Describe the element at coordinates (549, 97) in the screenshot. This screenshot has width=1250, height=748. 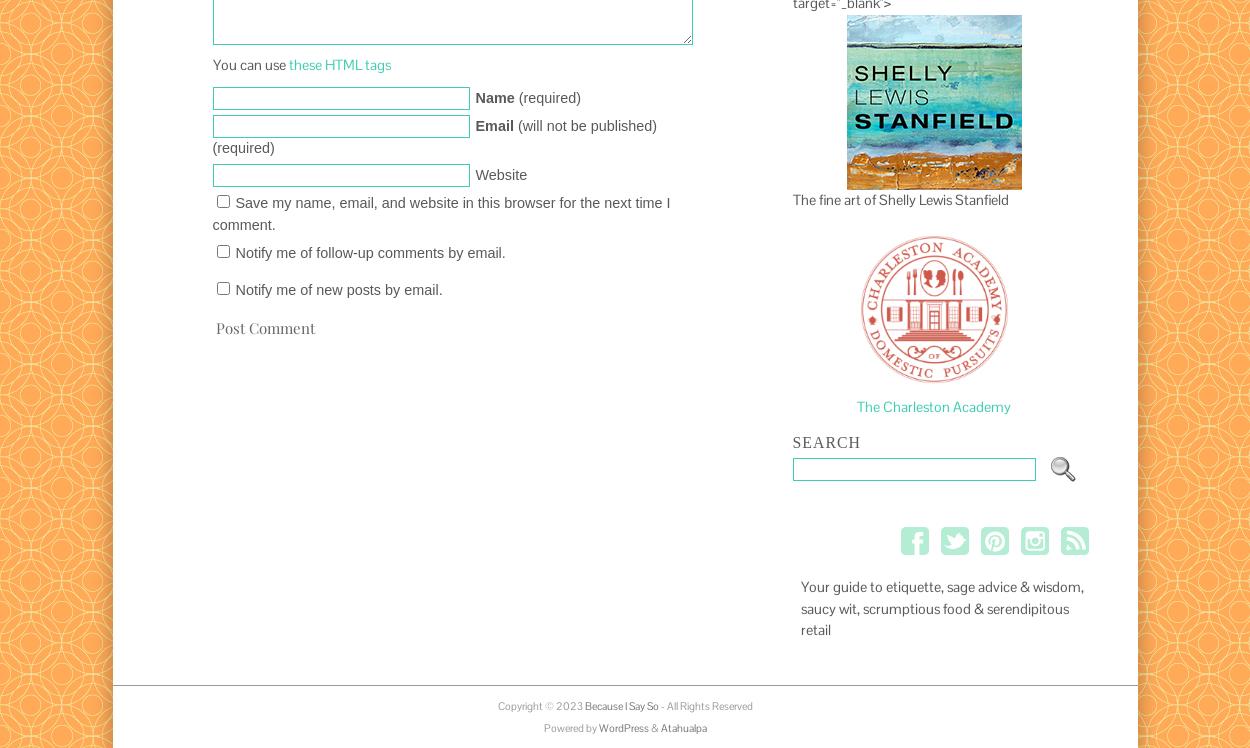
I see `'(required)'` at that location.